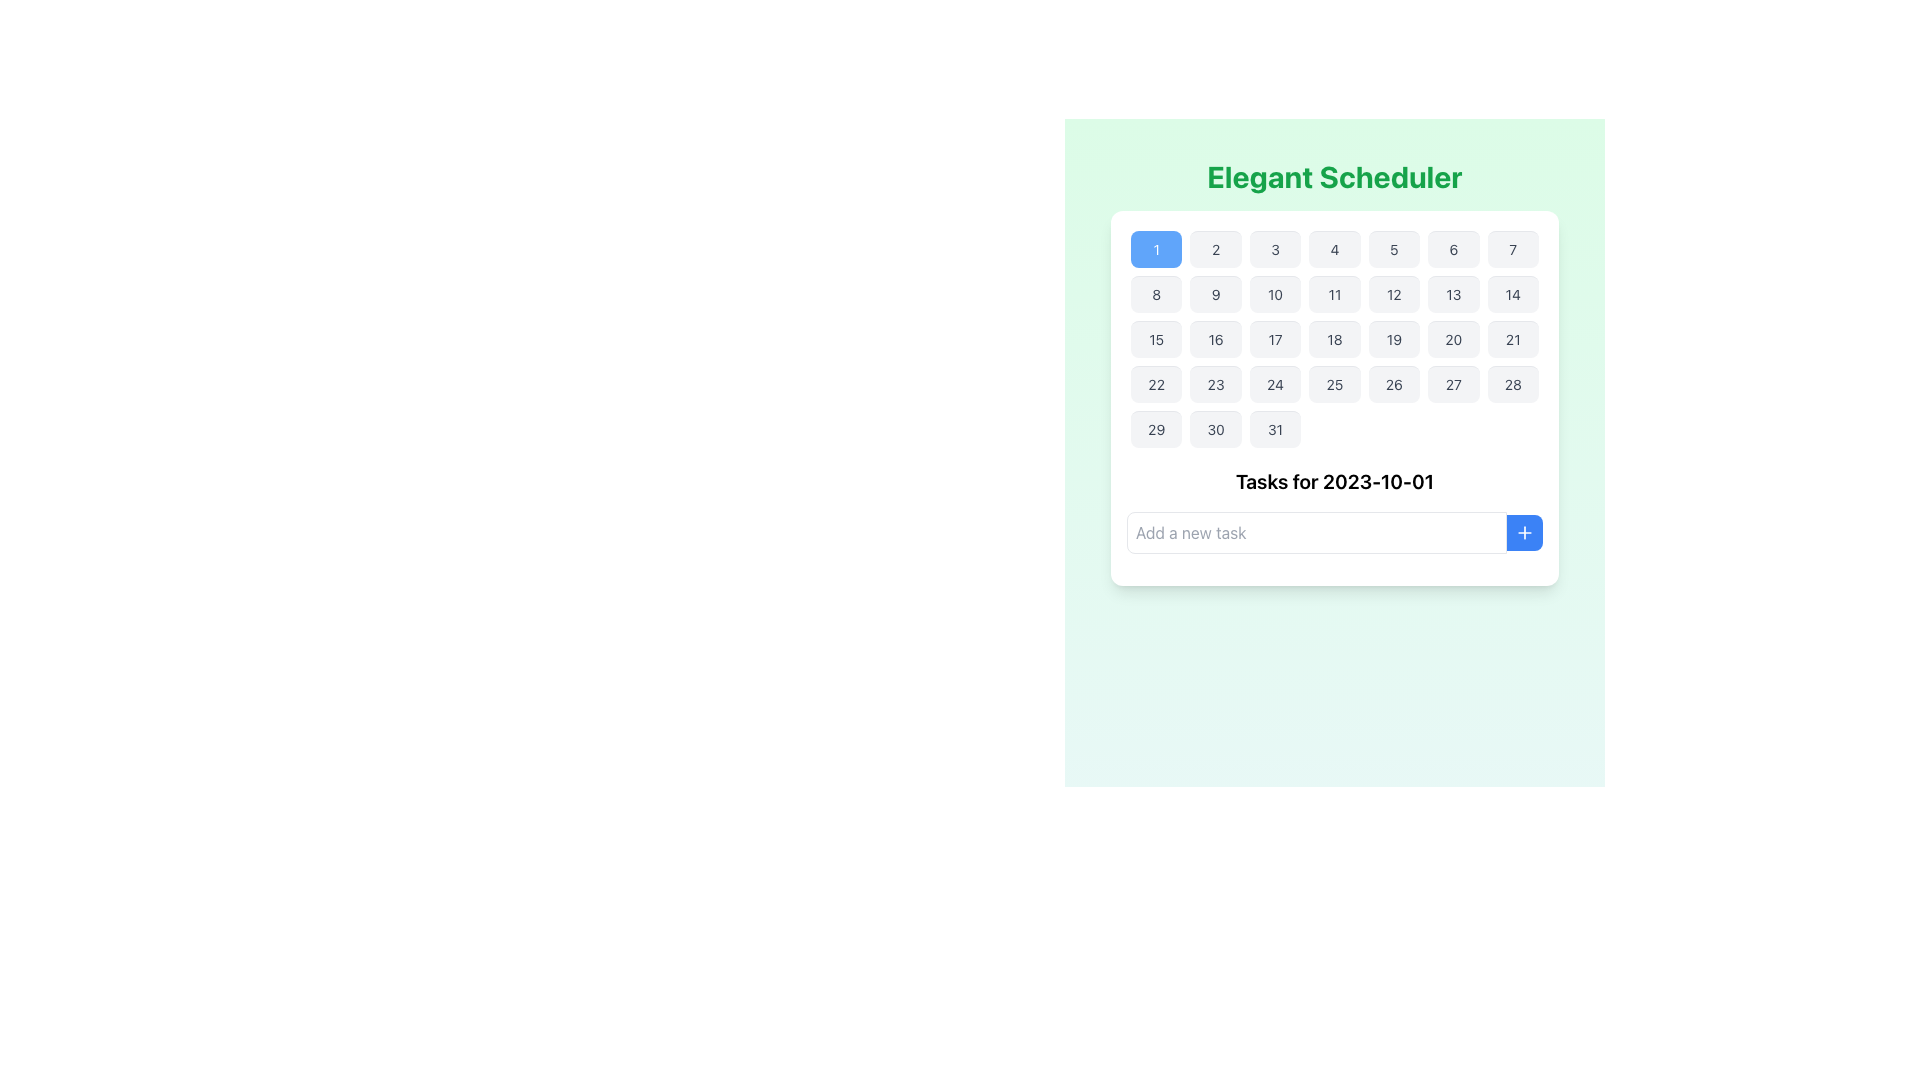 The width and height of the screenshot is (1920, 1080). I want to click on the button in the calendar interface located in the third row and fourth column, so click(1334, 338).